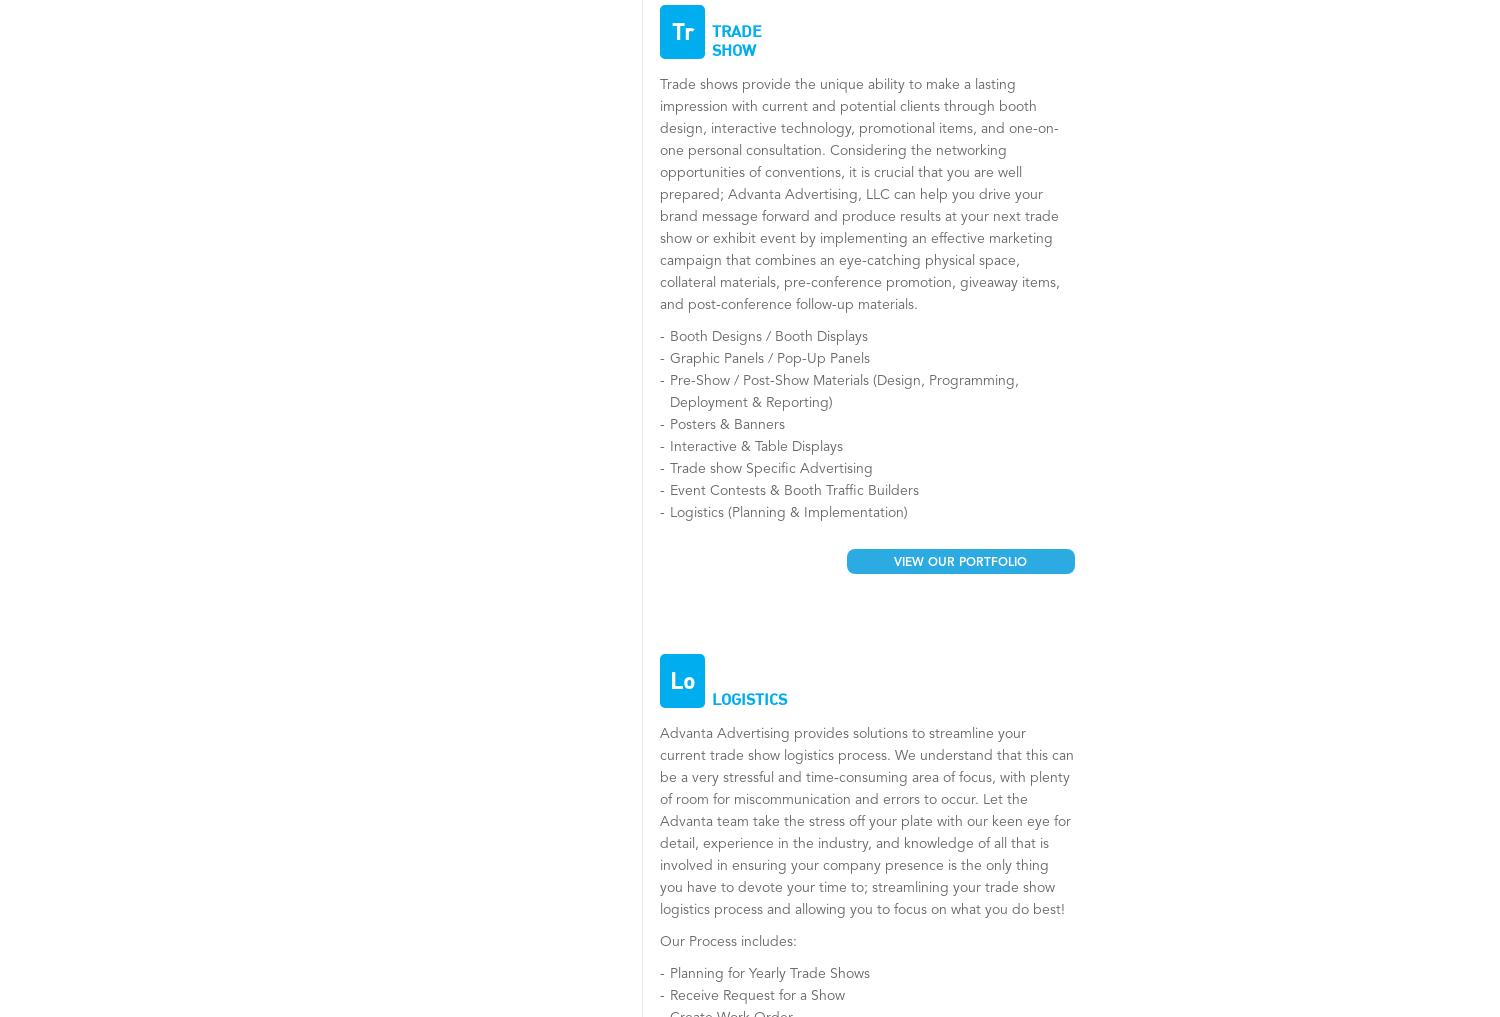 This screenshot has width=1500, height=1017. Describe the element at coordinates (771, 468) in the screenshot. I see `'Trade show Specific Advertising'` at that location.